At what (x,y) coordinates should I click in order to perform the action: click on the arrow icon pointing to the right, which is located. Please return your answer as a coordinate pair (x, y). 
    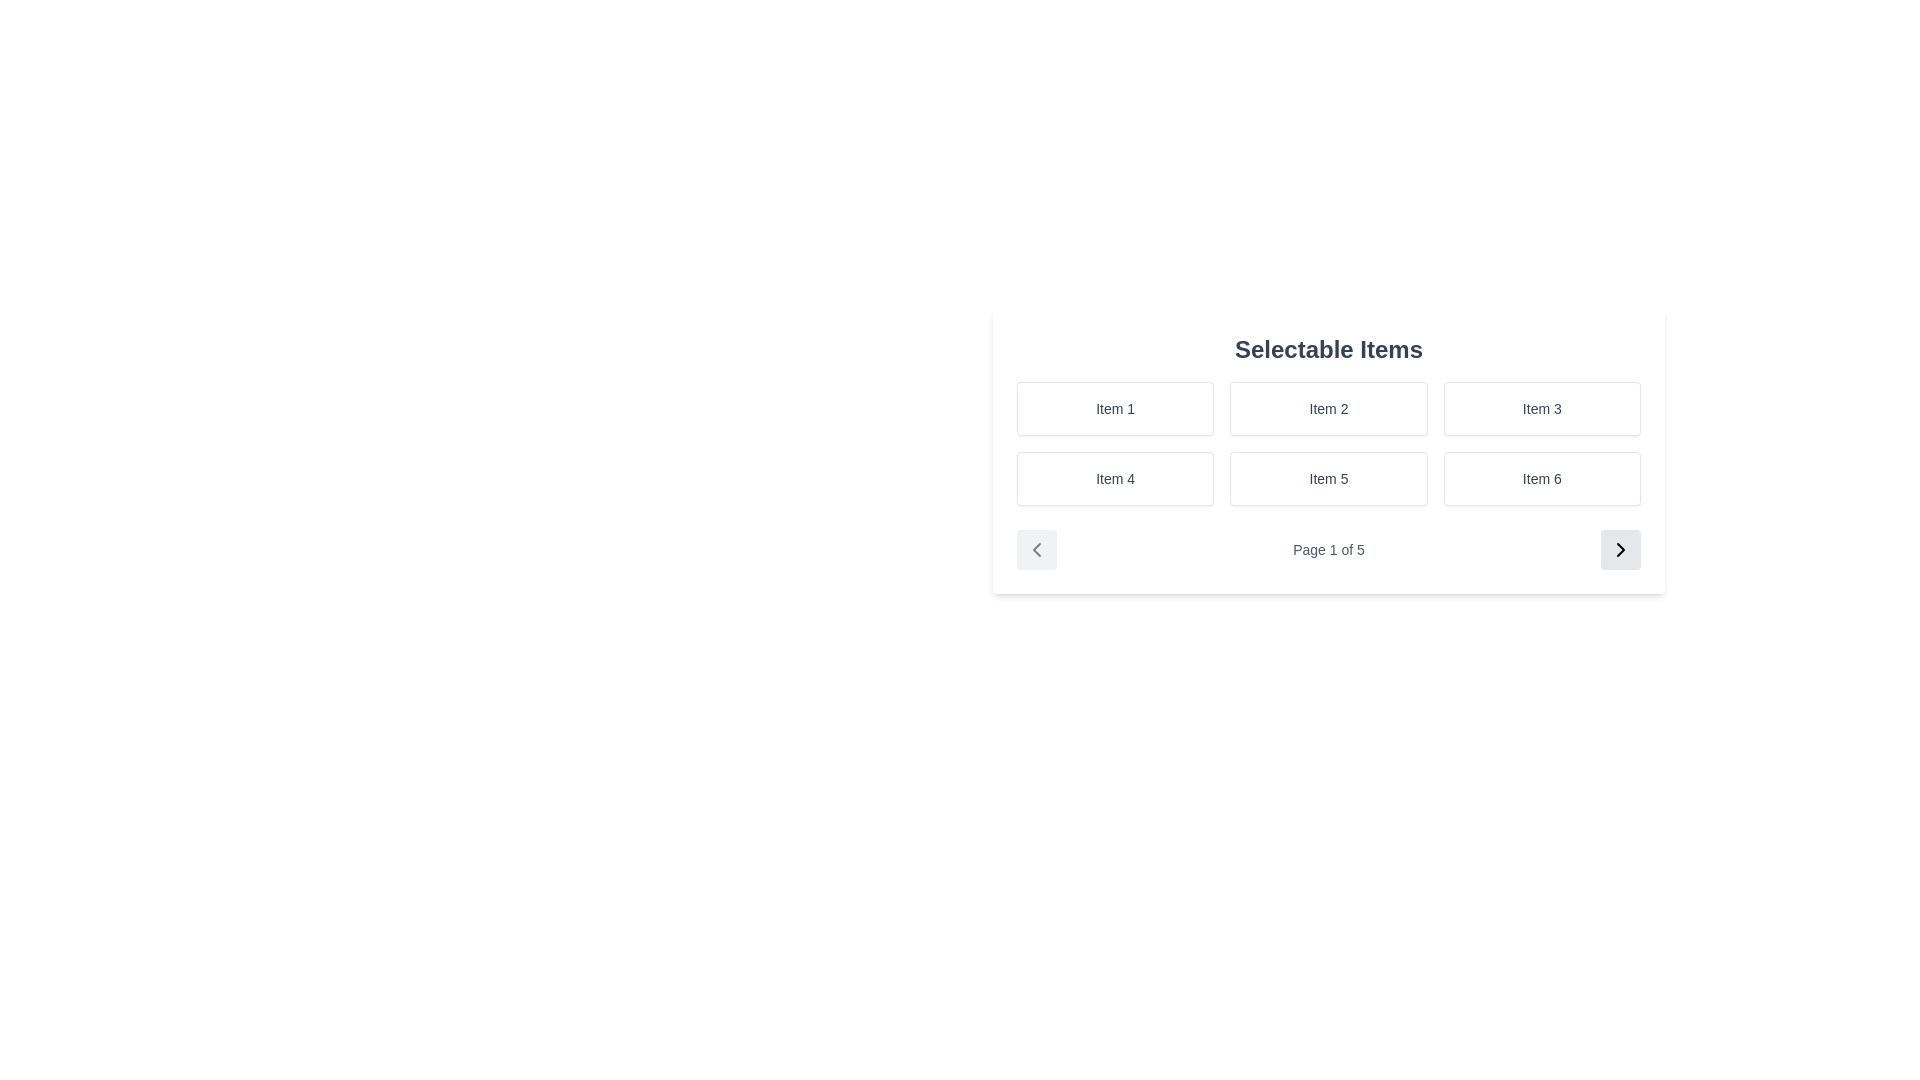
    Looking at the image, I should click on (1621, 550).